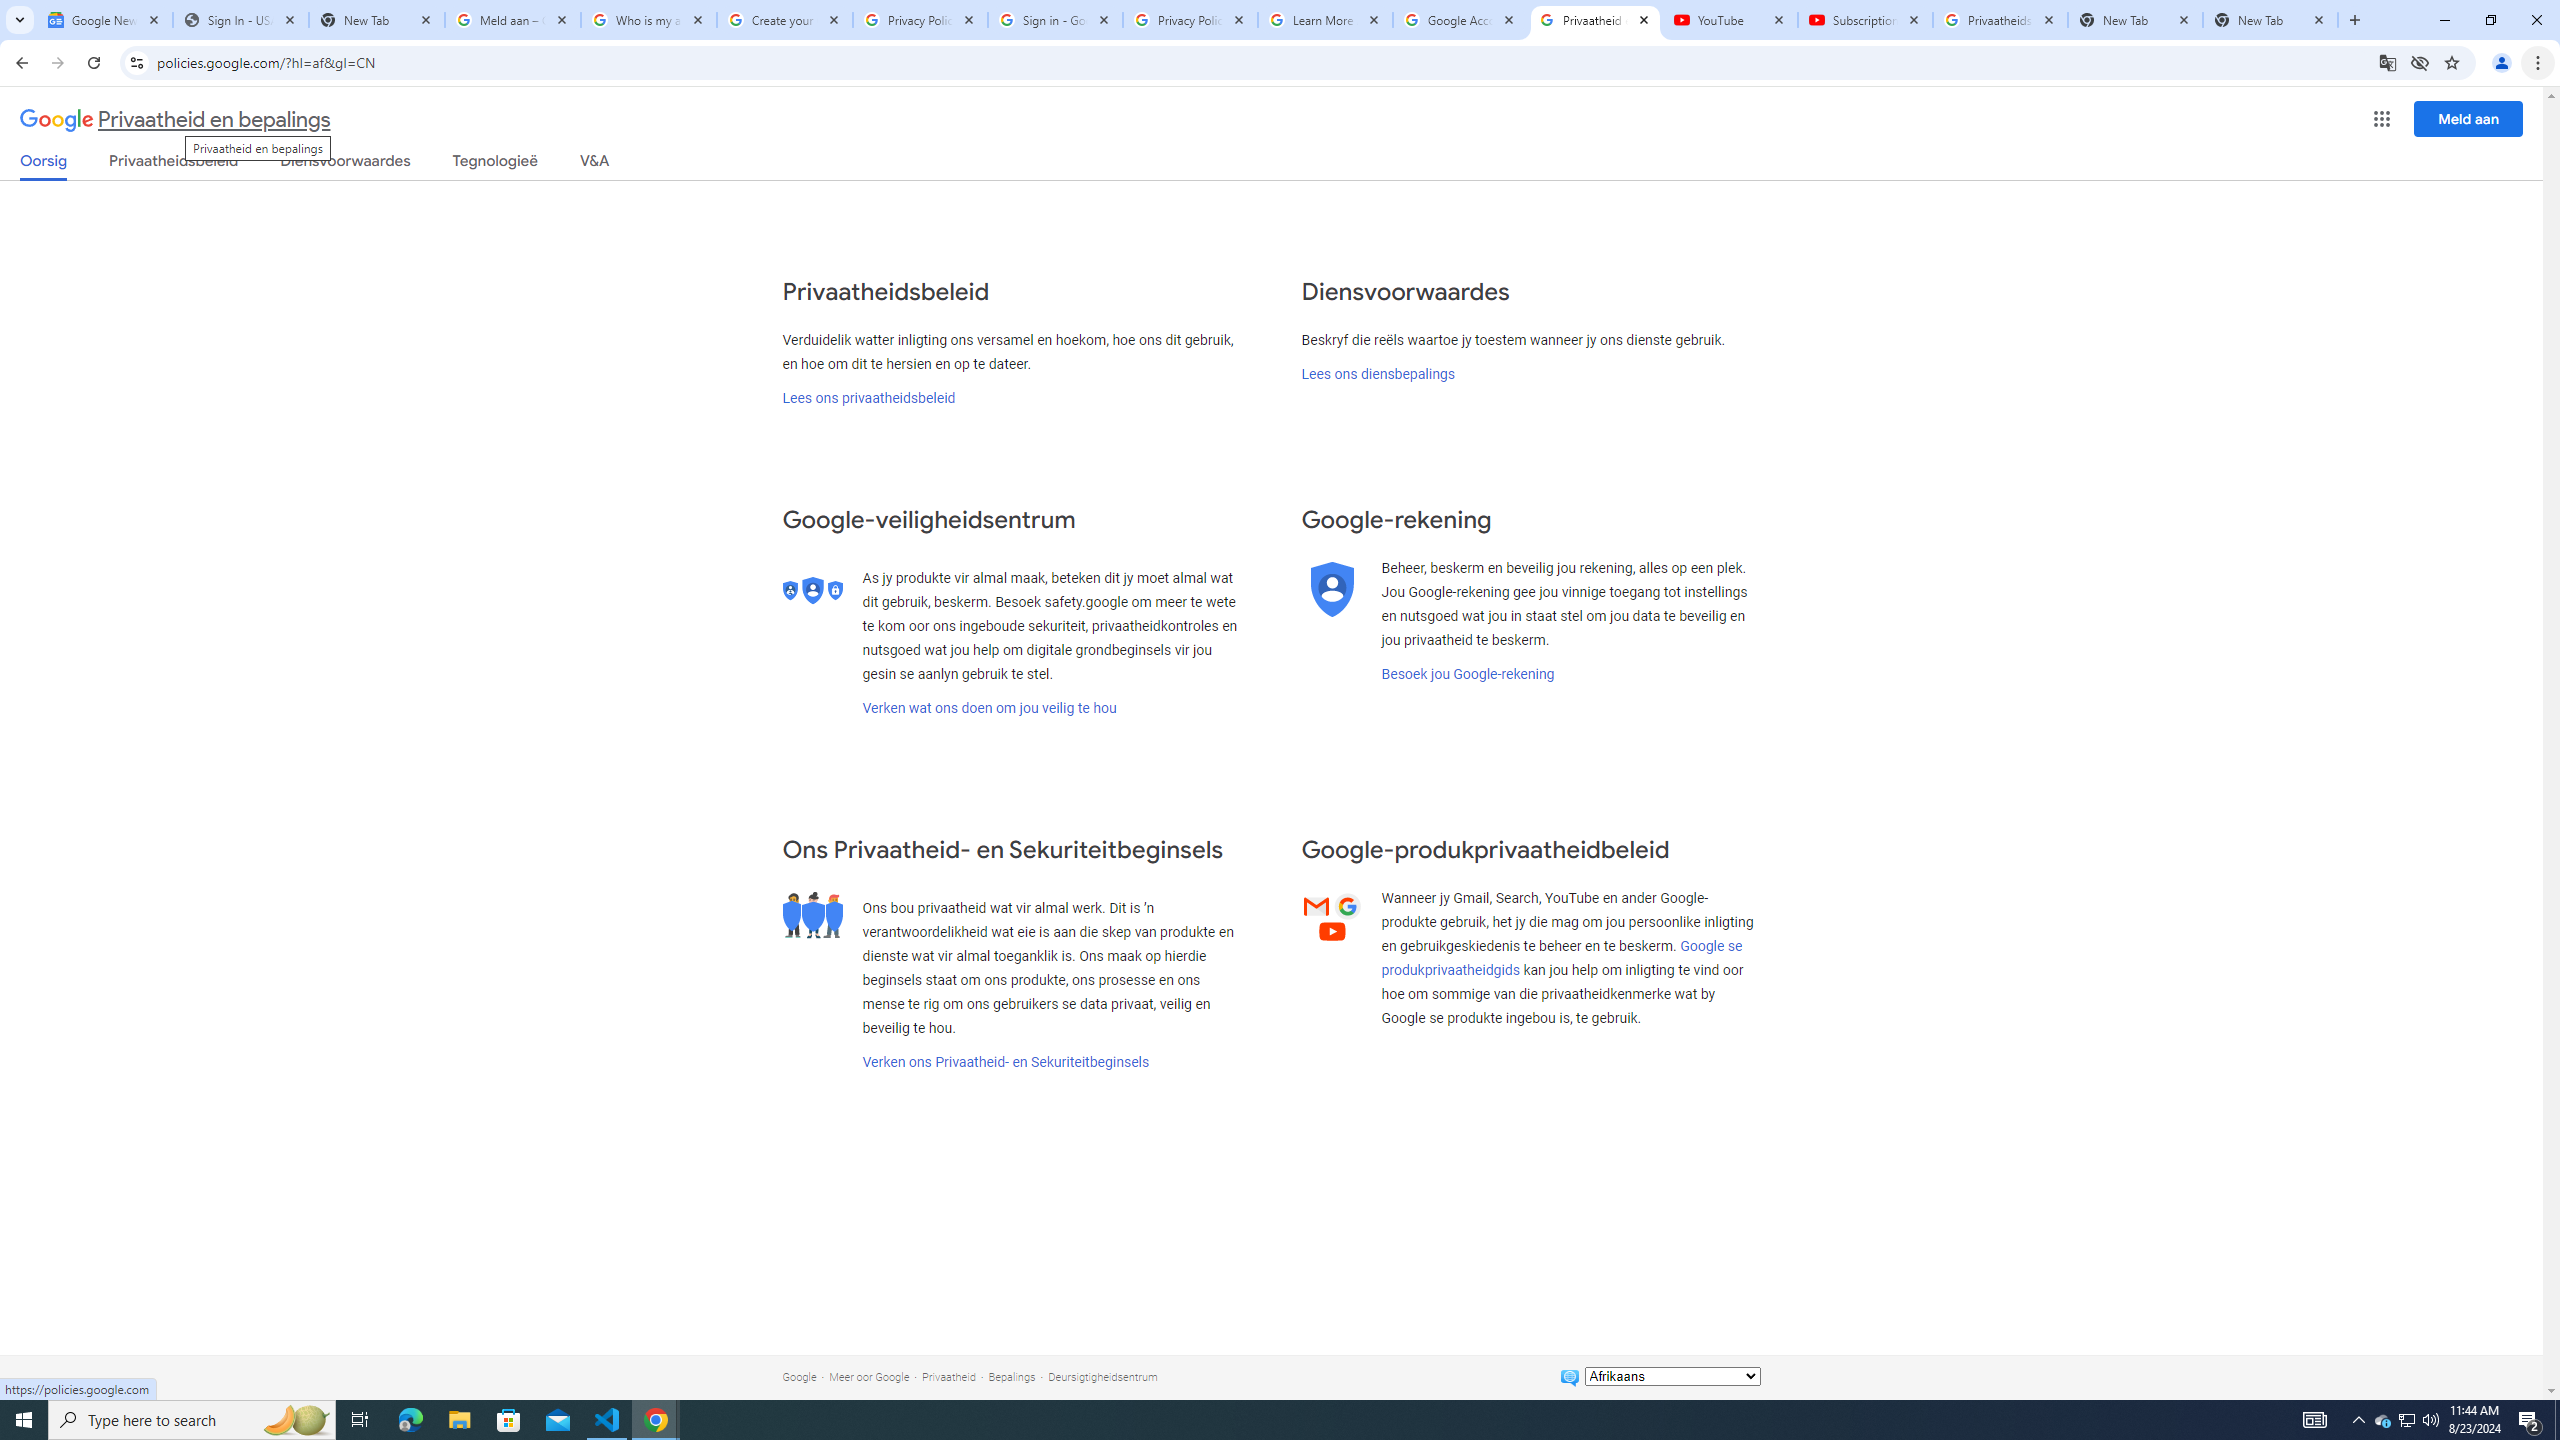 The height and width of the screenshot is (1440, 2560). Describe the element at coordinates (784, 19) in the screenshot. I see `'Create your Google Account'` at that location.